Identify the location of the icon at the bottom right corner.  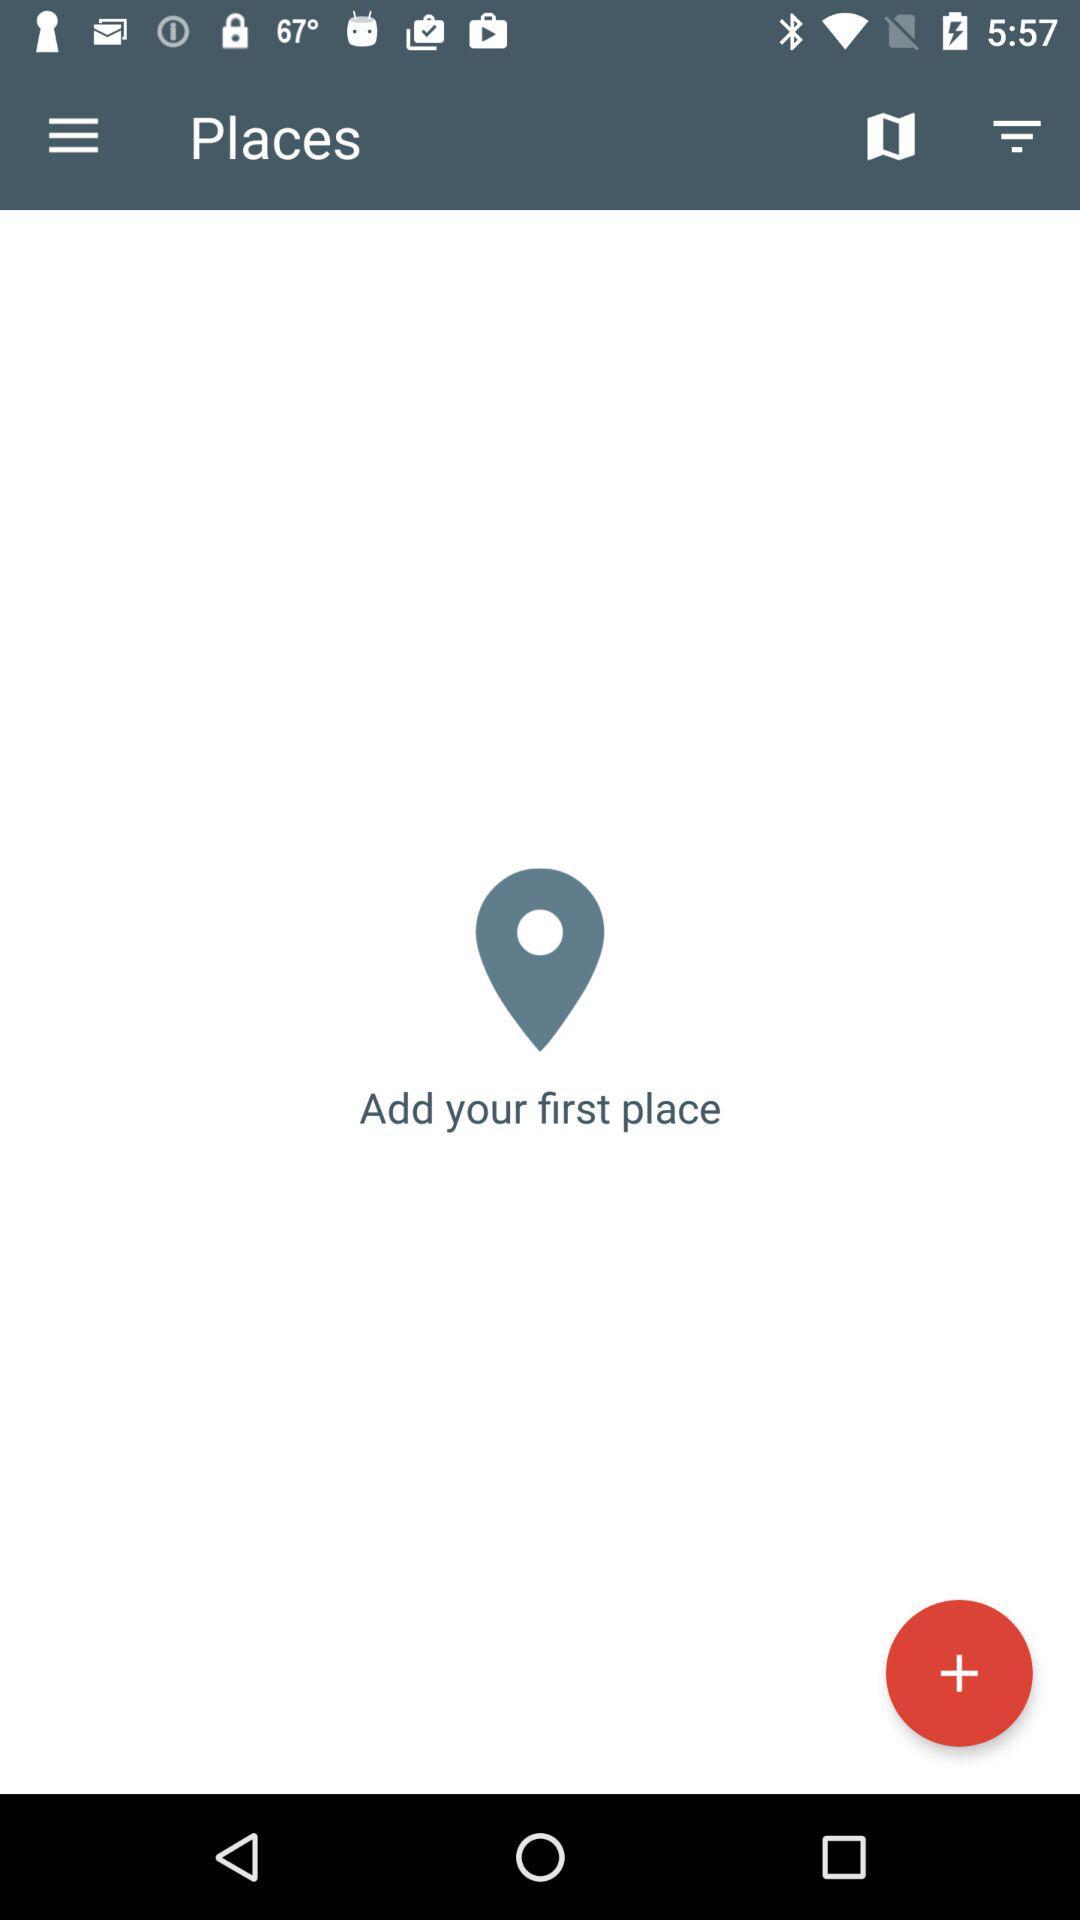
(958, 1673).